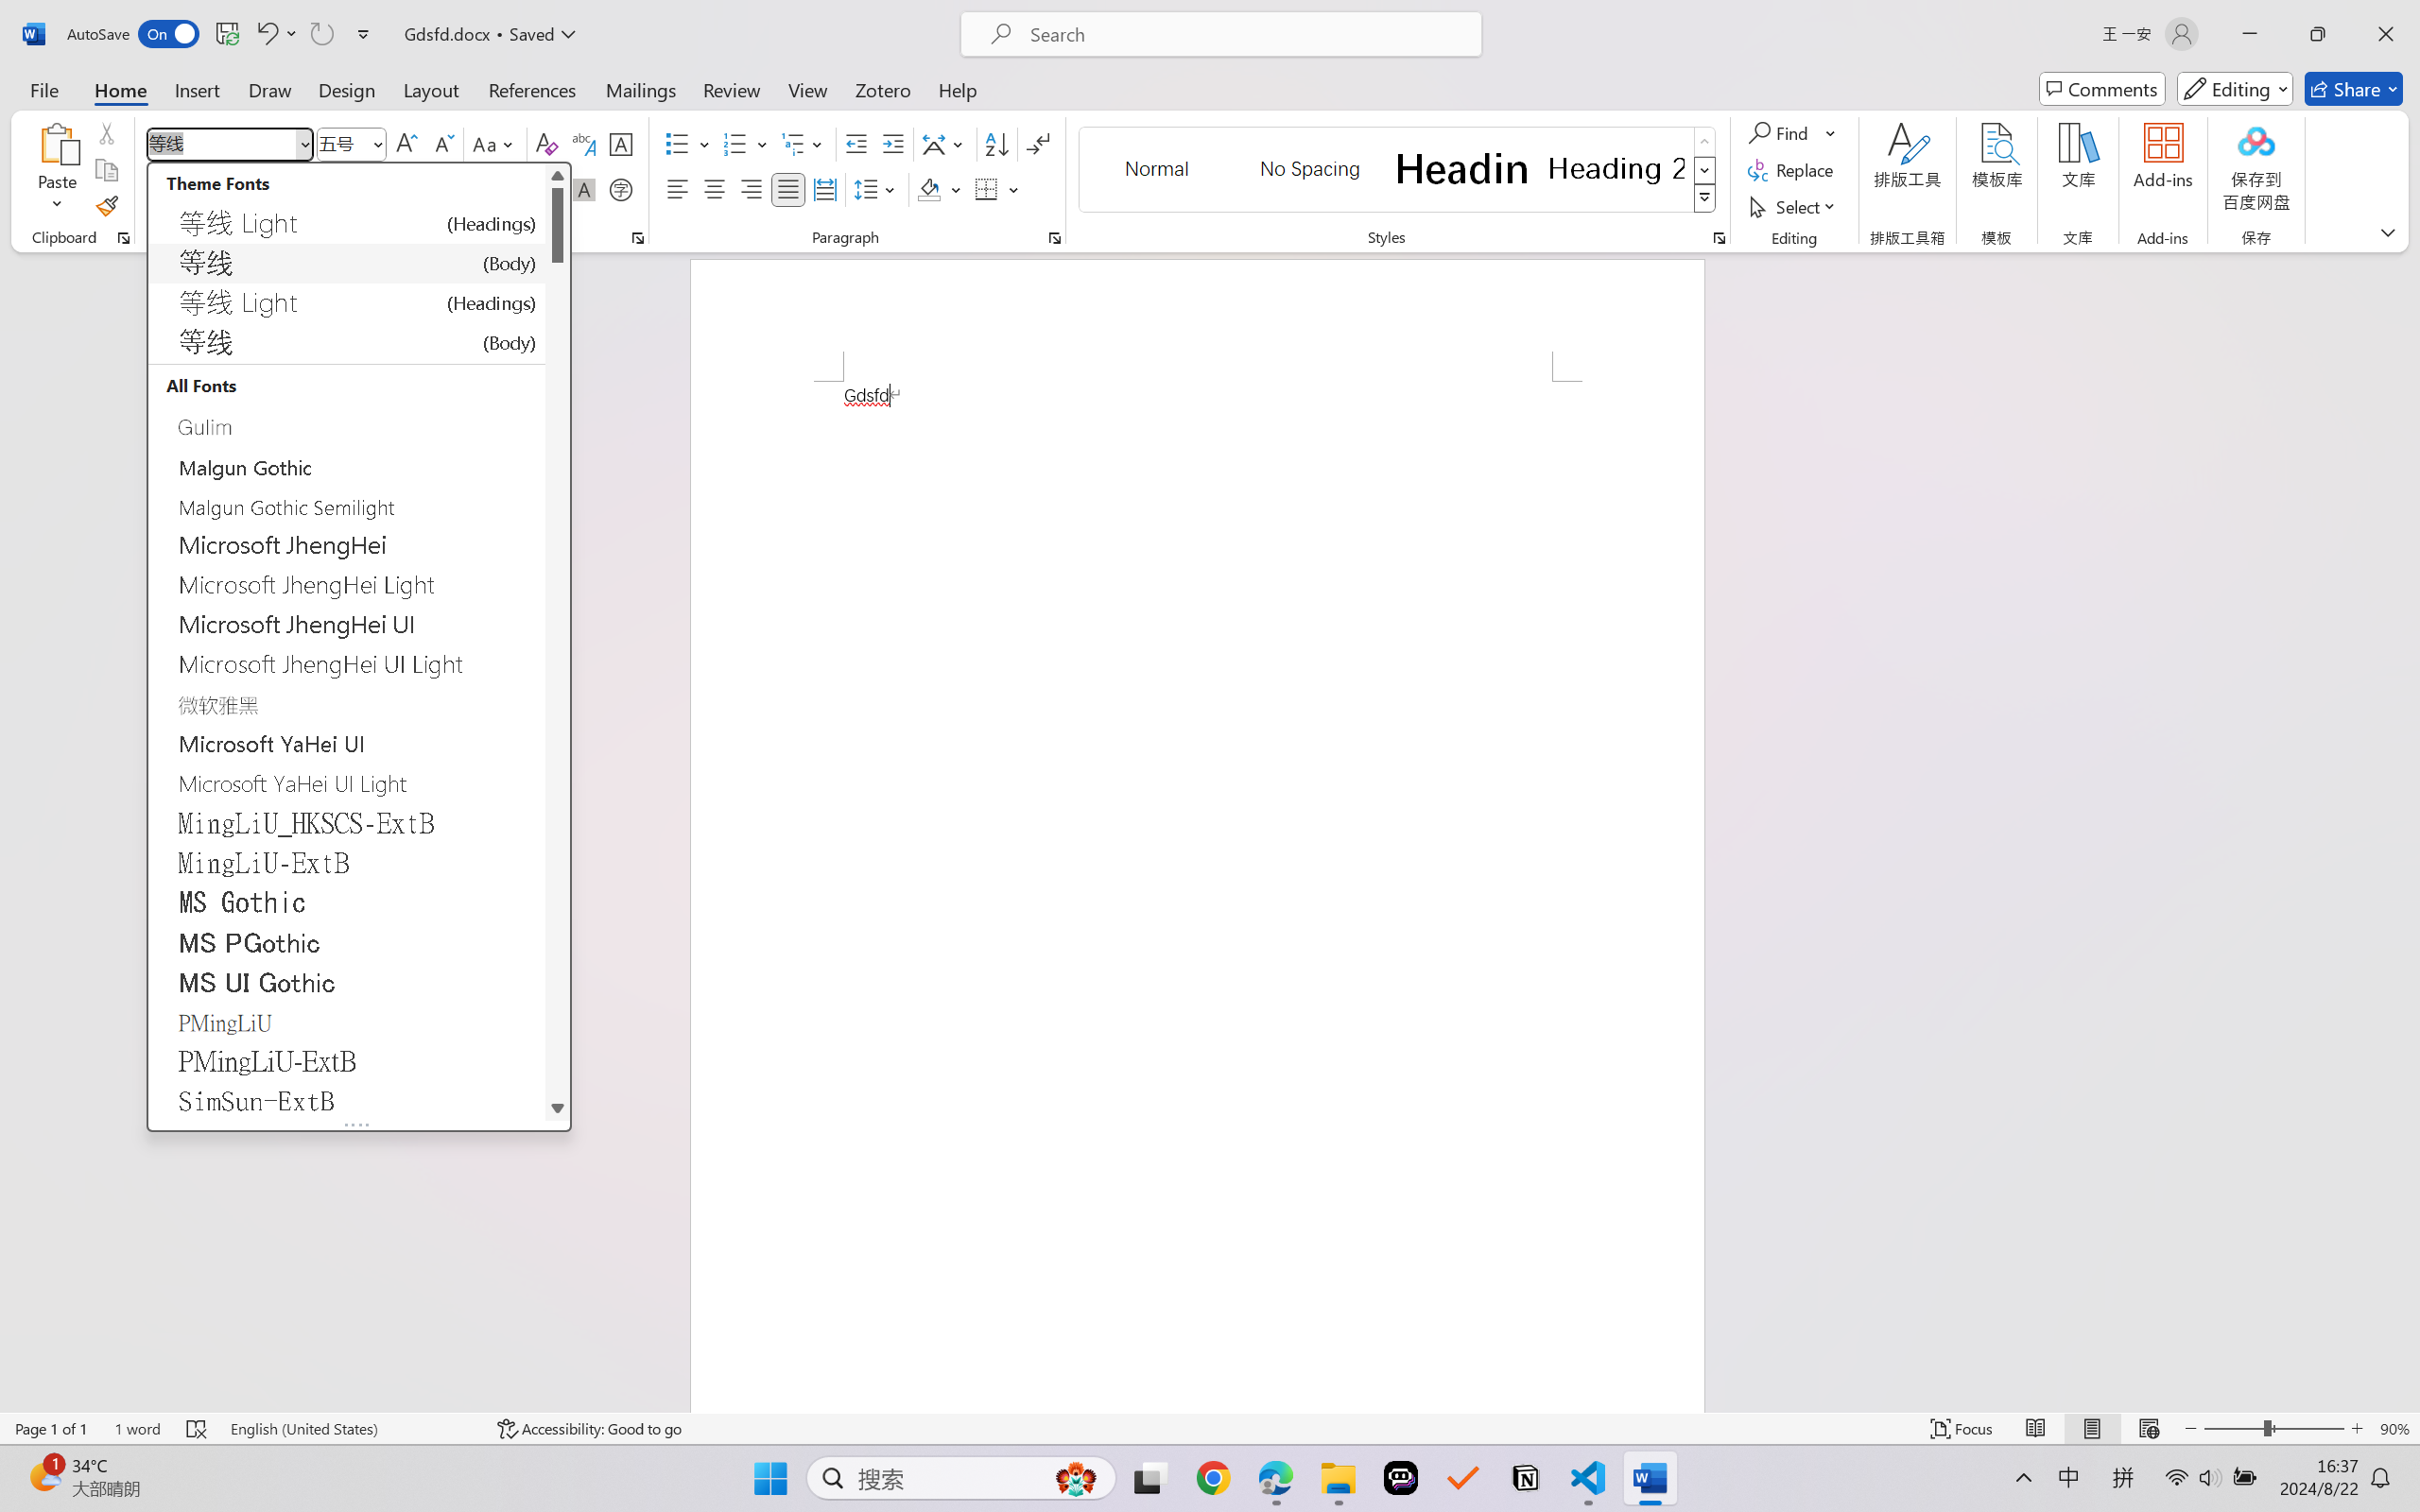 The image size is (2420, 1512). What do you see at coordinates (621, 188) in the screenshot?
I see `'Enclose Characters...'` at bounding box center [621, 188].